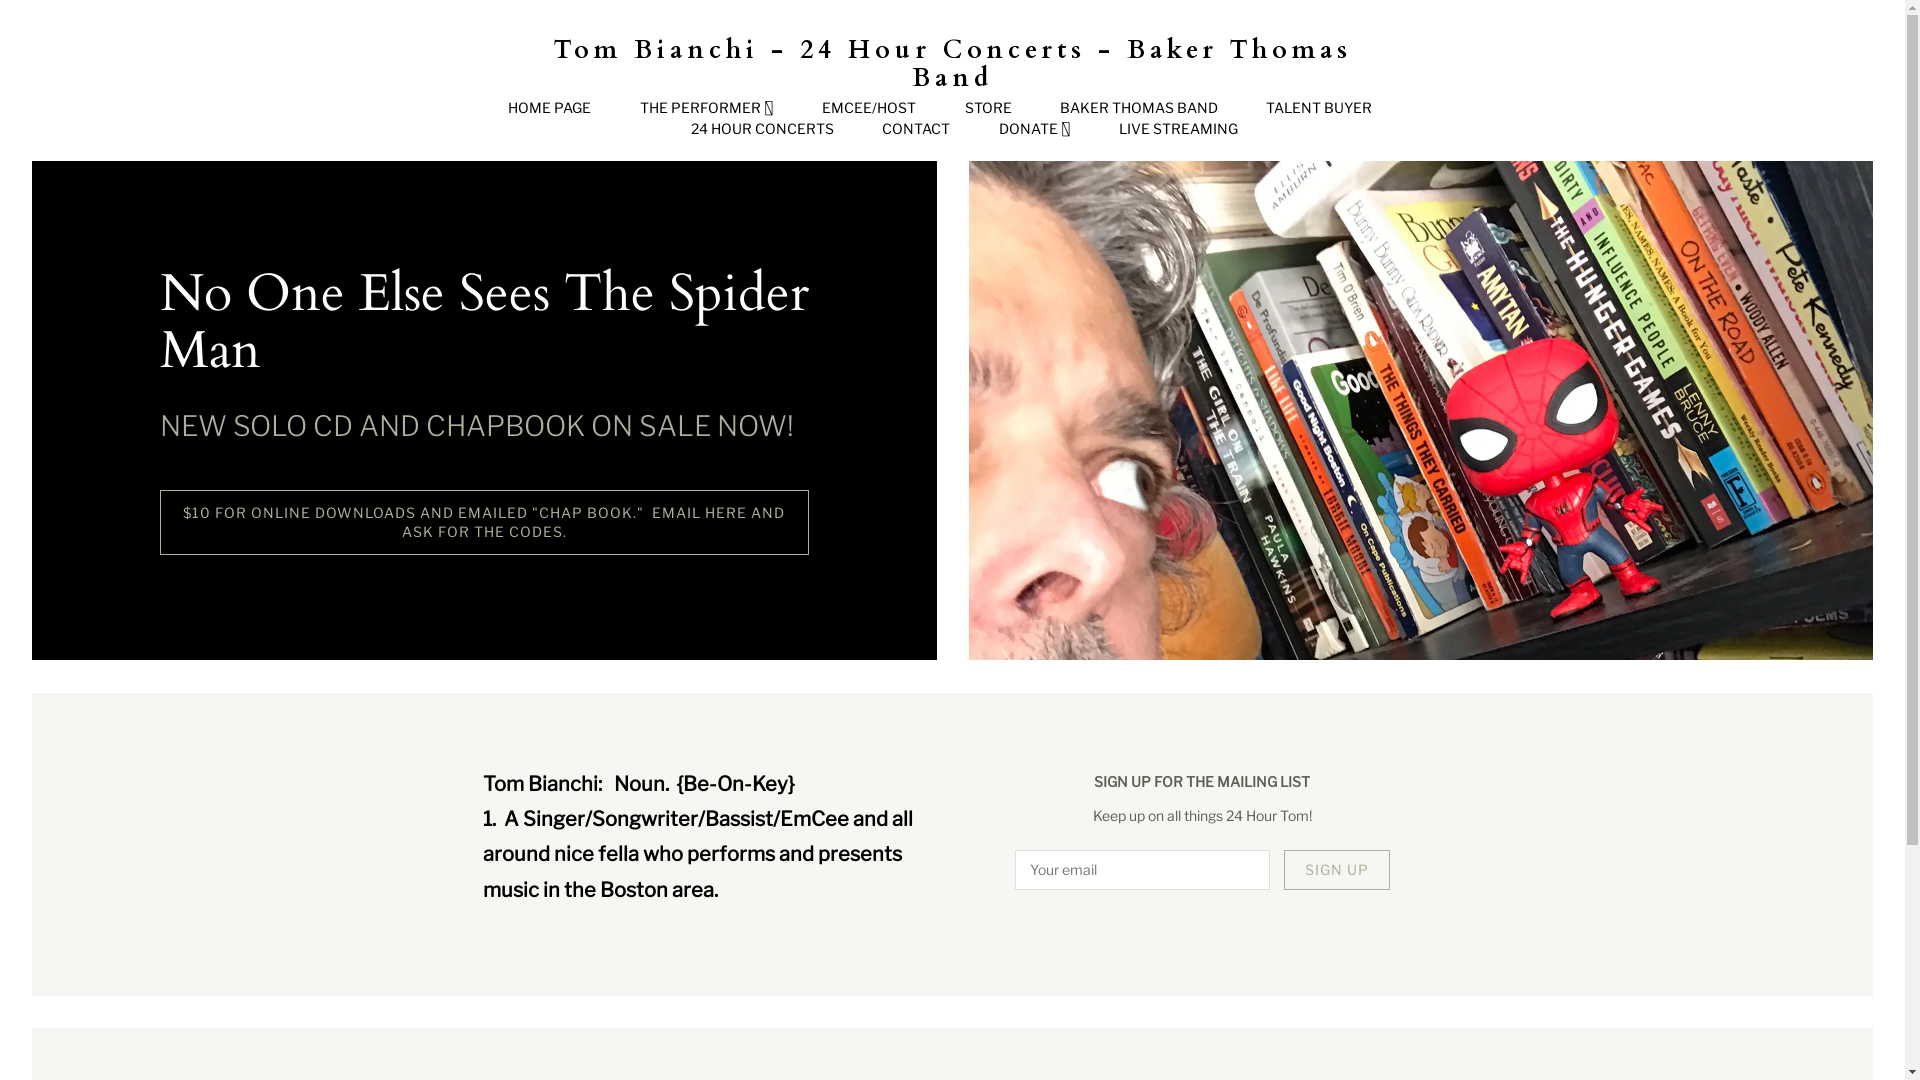 The width and height of the screenshot is (1920, 1080). Describe the element at coordinates (1035, 128) in the screenshot. I see `'DONATE'` at that location.